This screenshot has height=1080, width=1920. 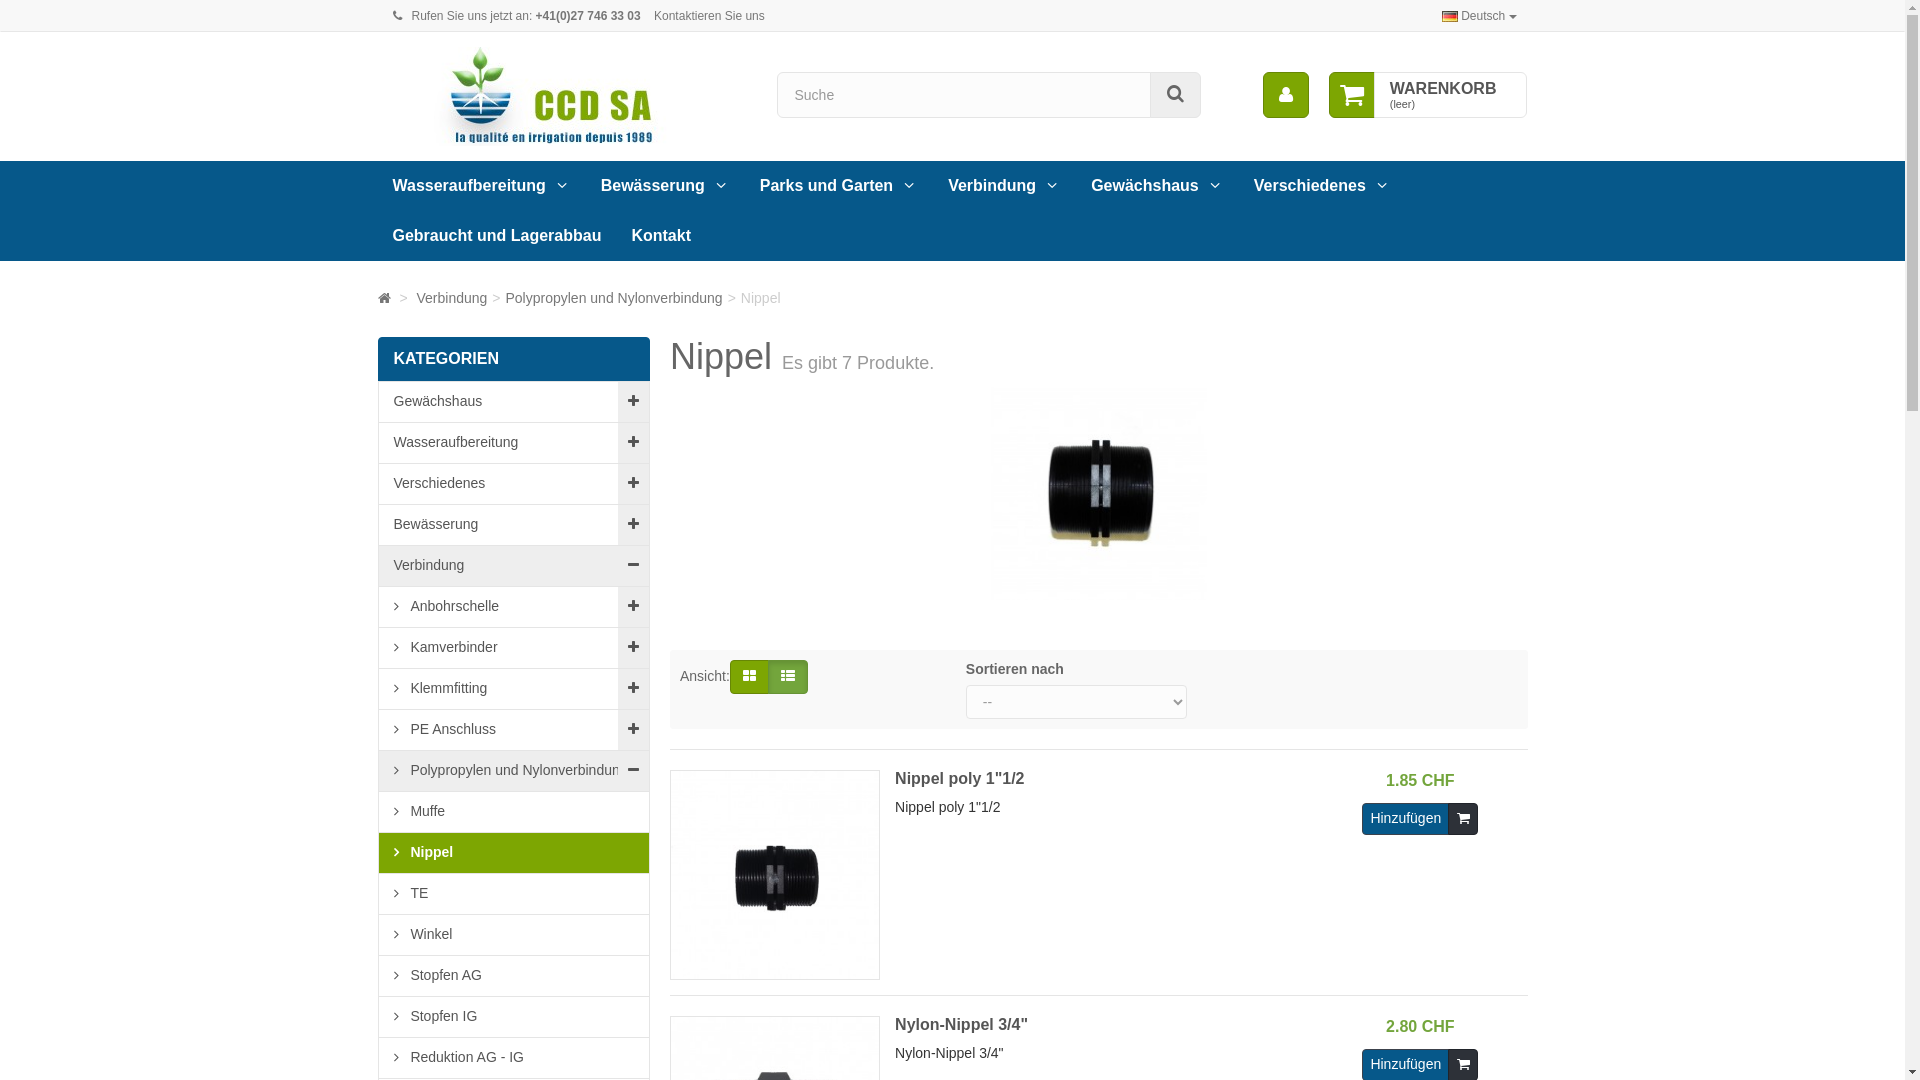 I want to click on 'Verbindung', so click(x=415, y=297).